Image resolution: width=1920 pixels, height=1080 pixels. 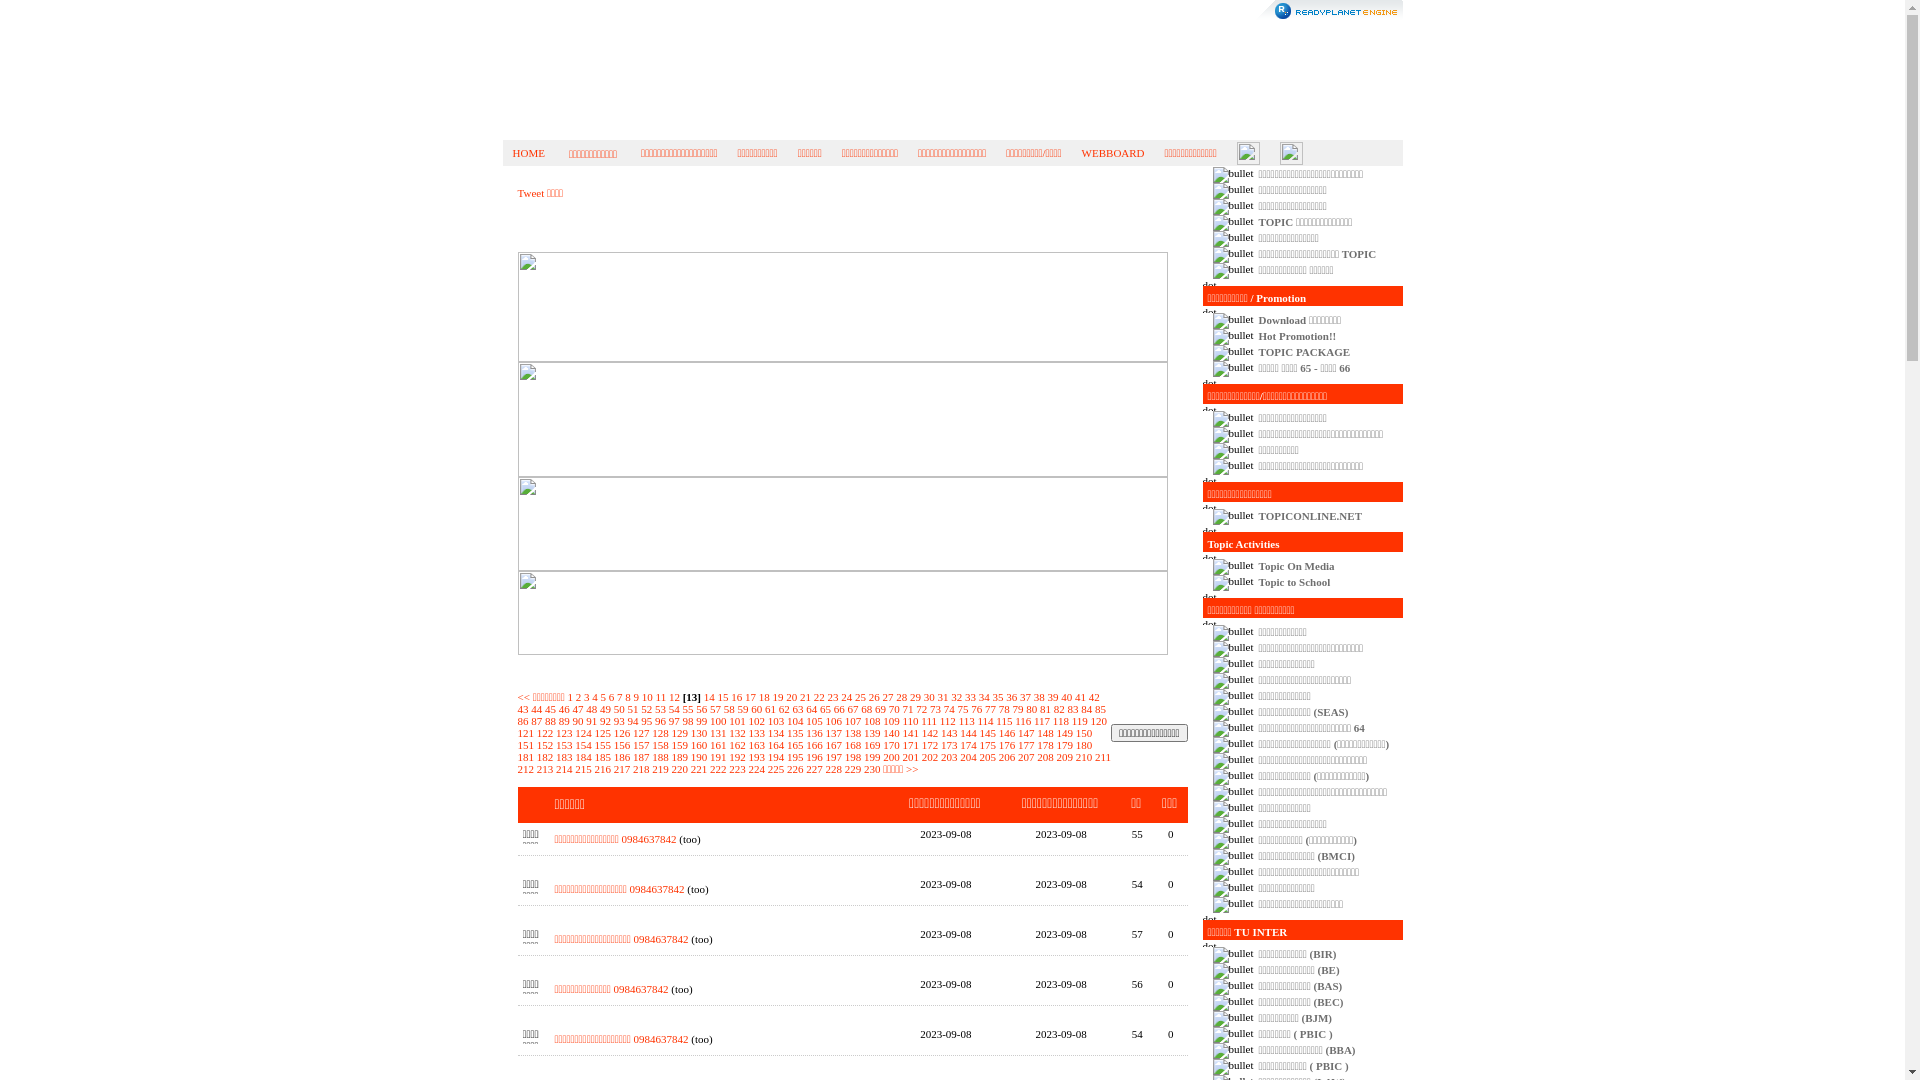 I want to click on '146', so click(x=1007, y=732).